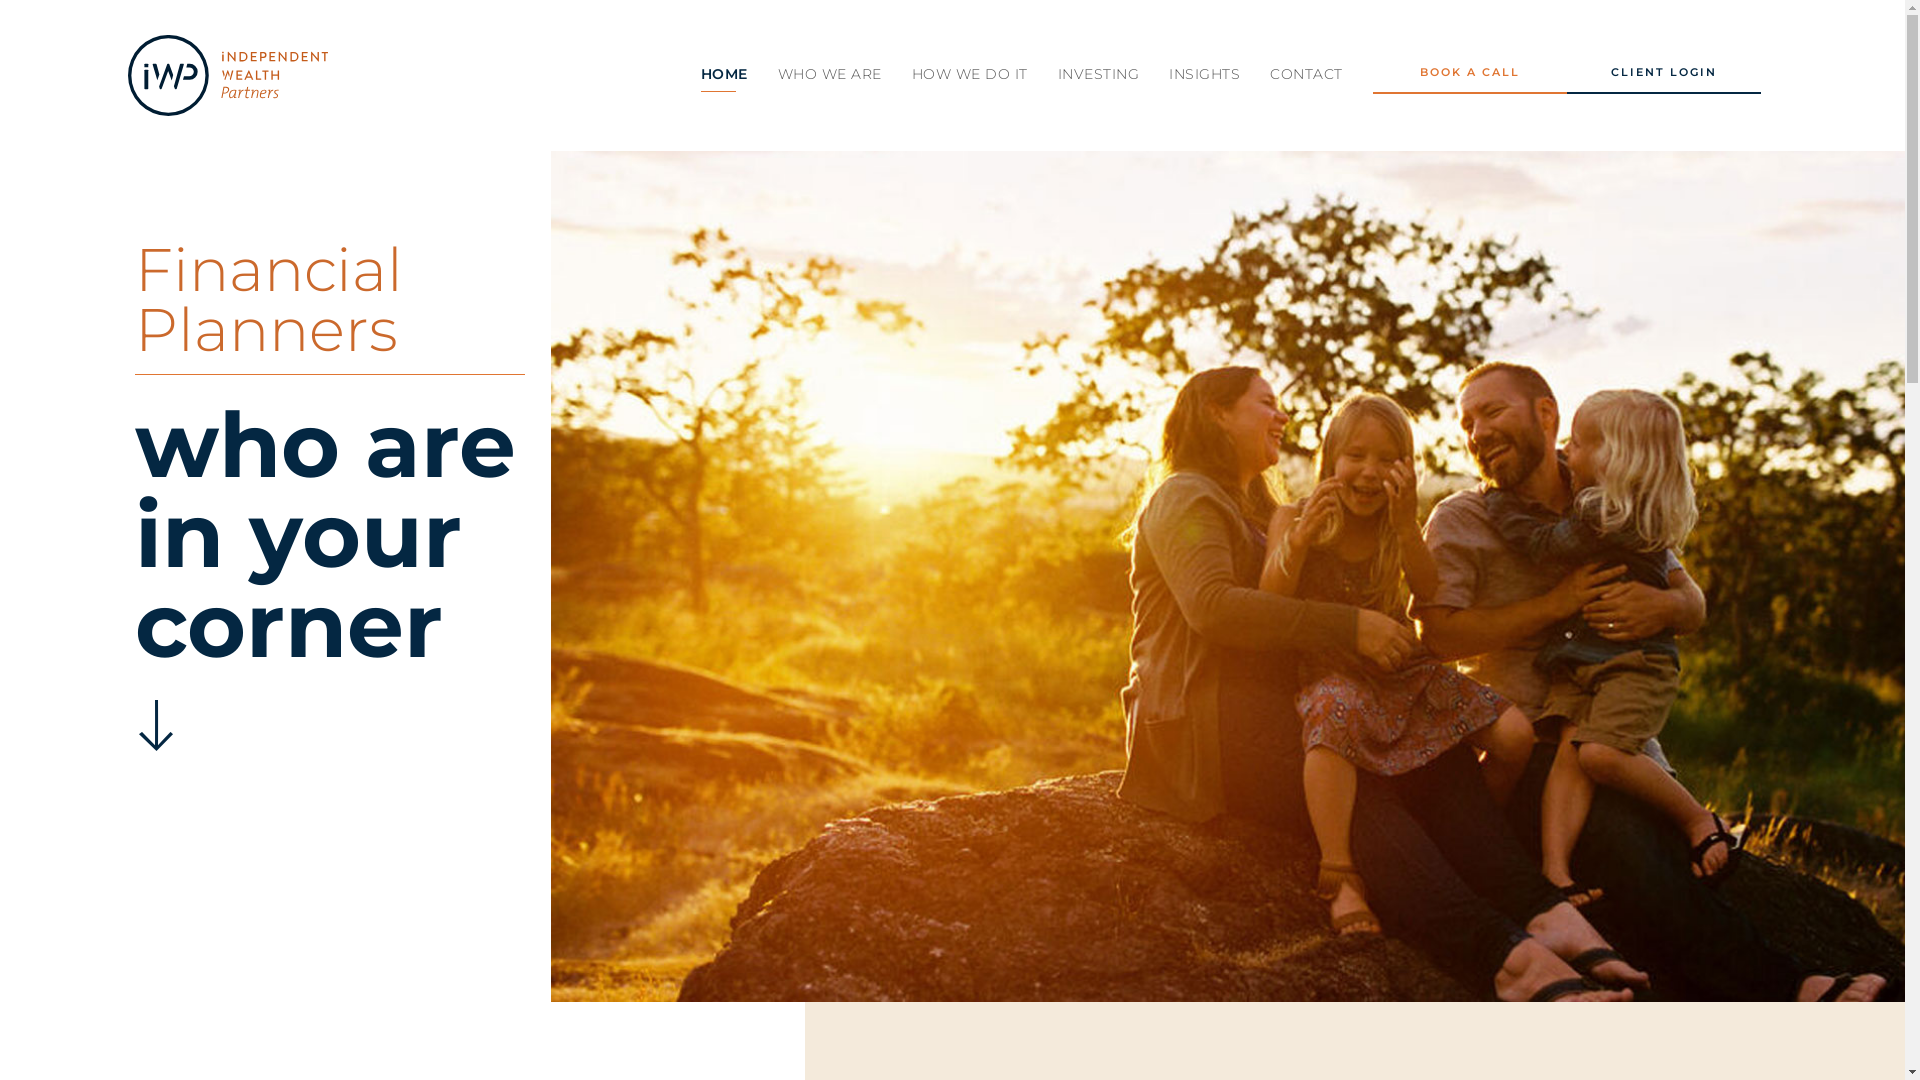 This screenshot has width=1920, height=1080. Describe the element at coordinates (1098, 72) in the screenshot. I see `'INVESTING'` at that location.